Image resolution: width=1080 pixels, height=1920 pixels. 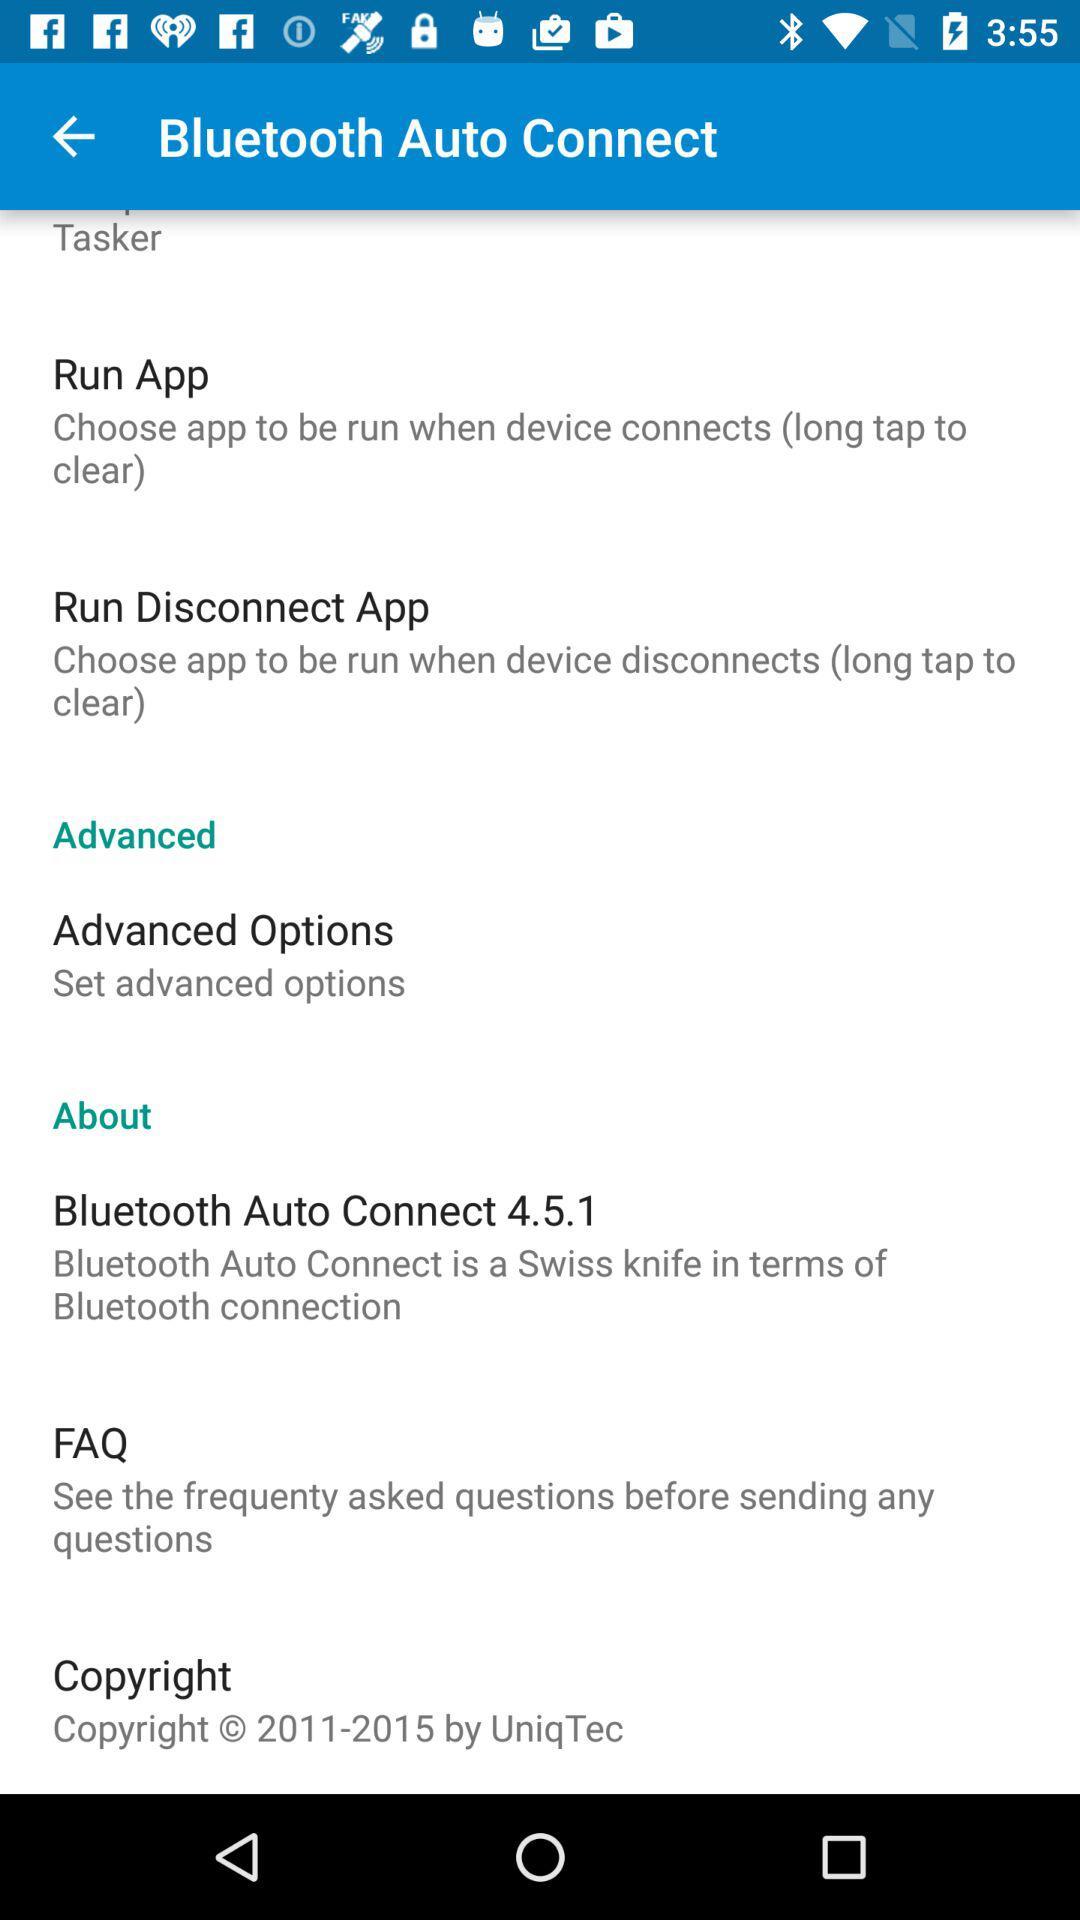 I want to click on the the preference misc icon, so click(x=540, y=235).